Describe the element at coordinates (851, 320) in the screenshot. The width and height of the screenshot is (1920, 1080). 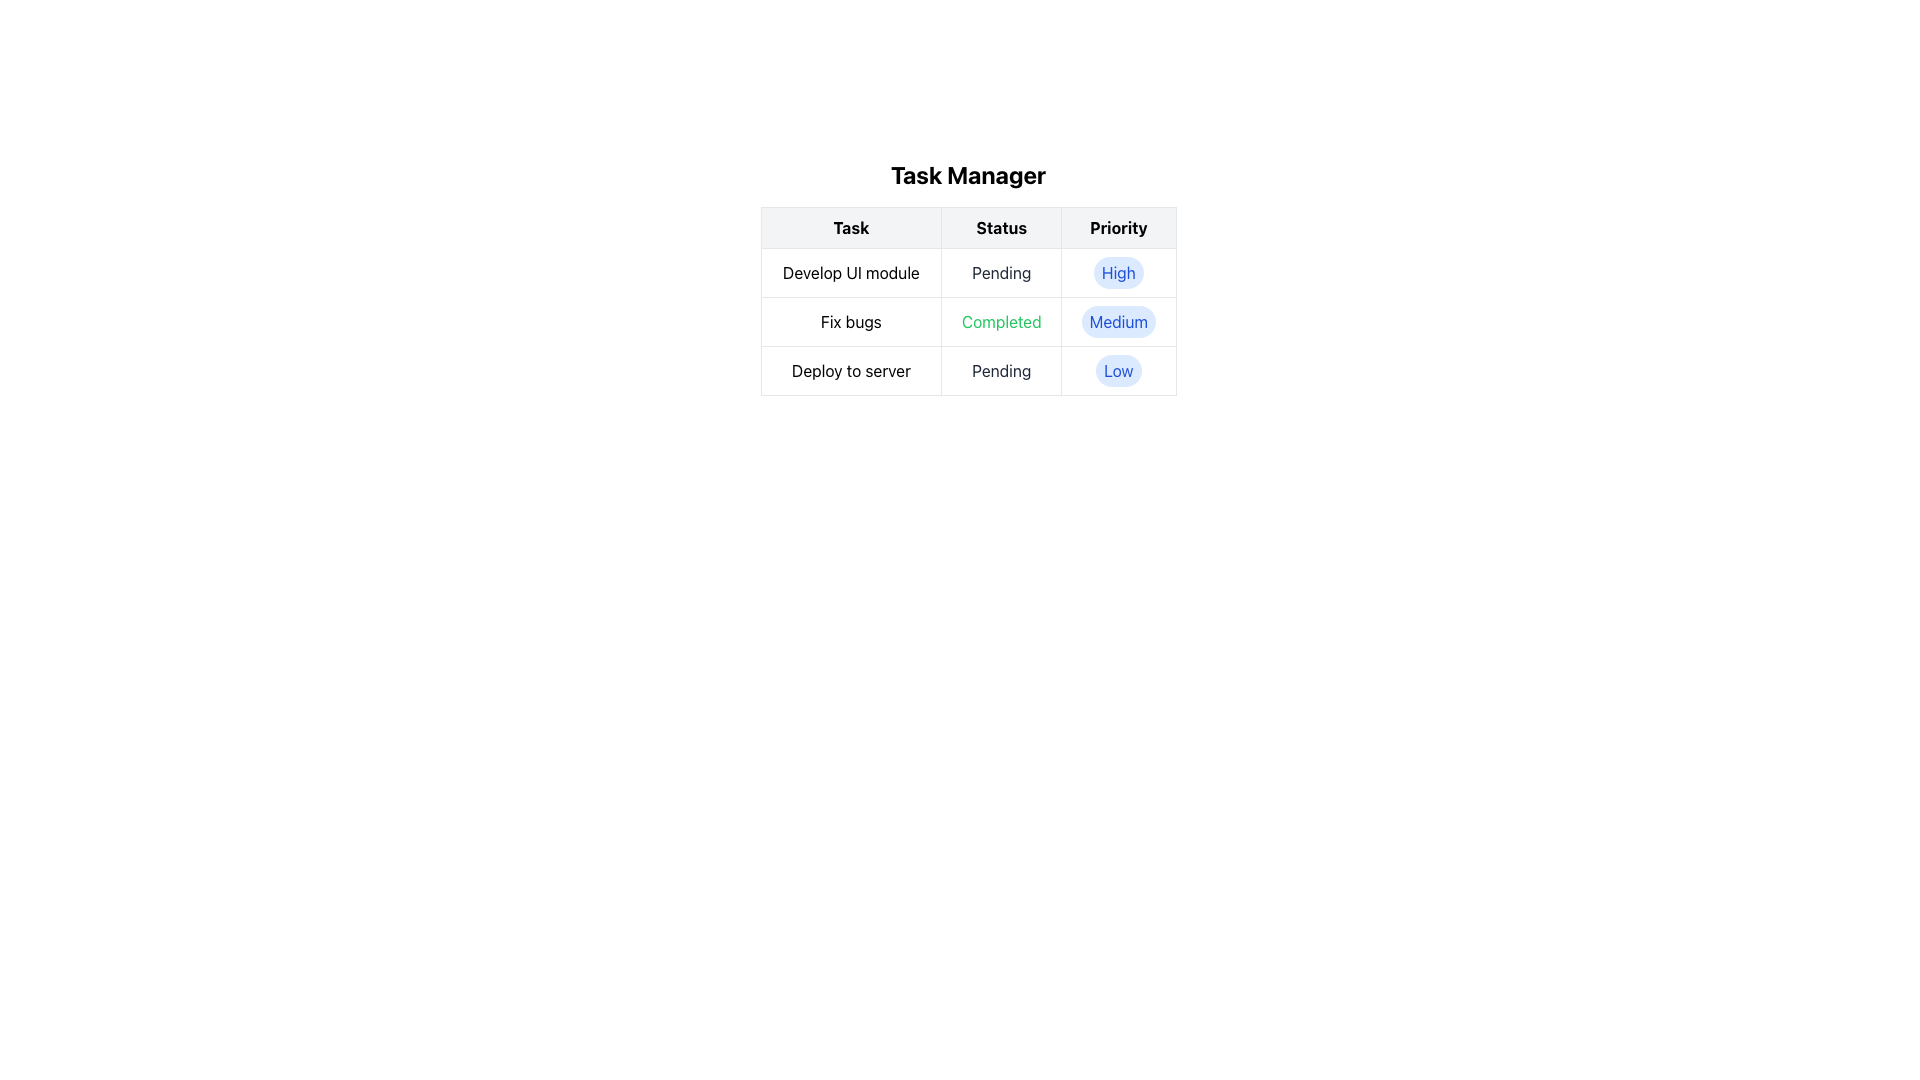
I see `the rectangular text label containing the text 'Fix bugs', which is styled with padding and borders, located in the second row of a three-column table under the 'Task' column` at that location.